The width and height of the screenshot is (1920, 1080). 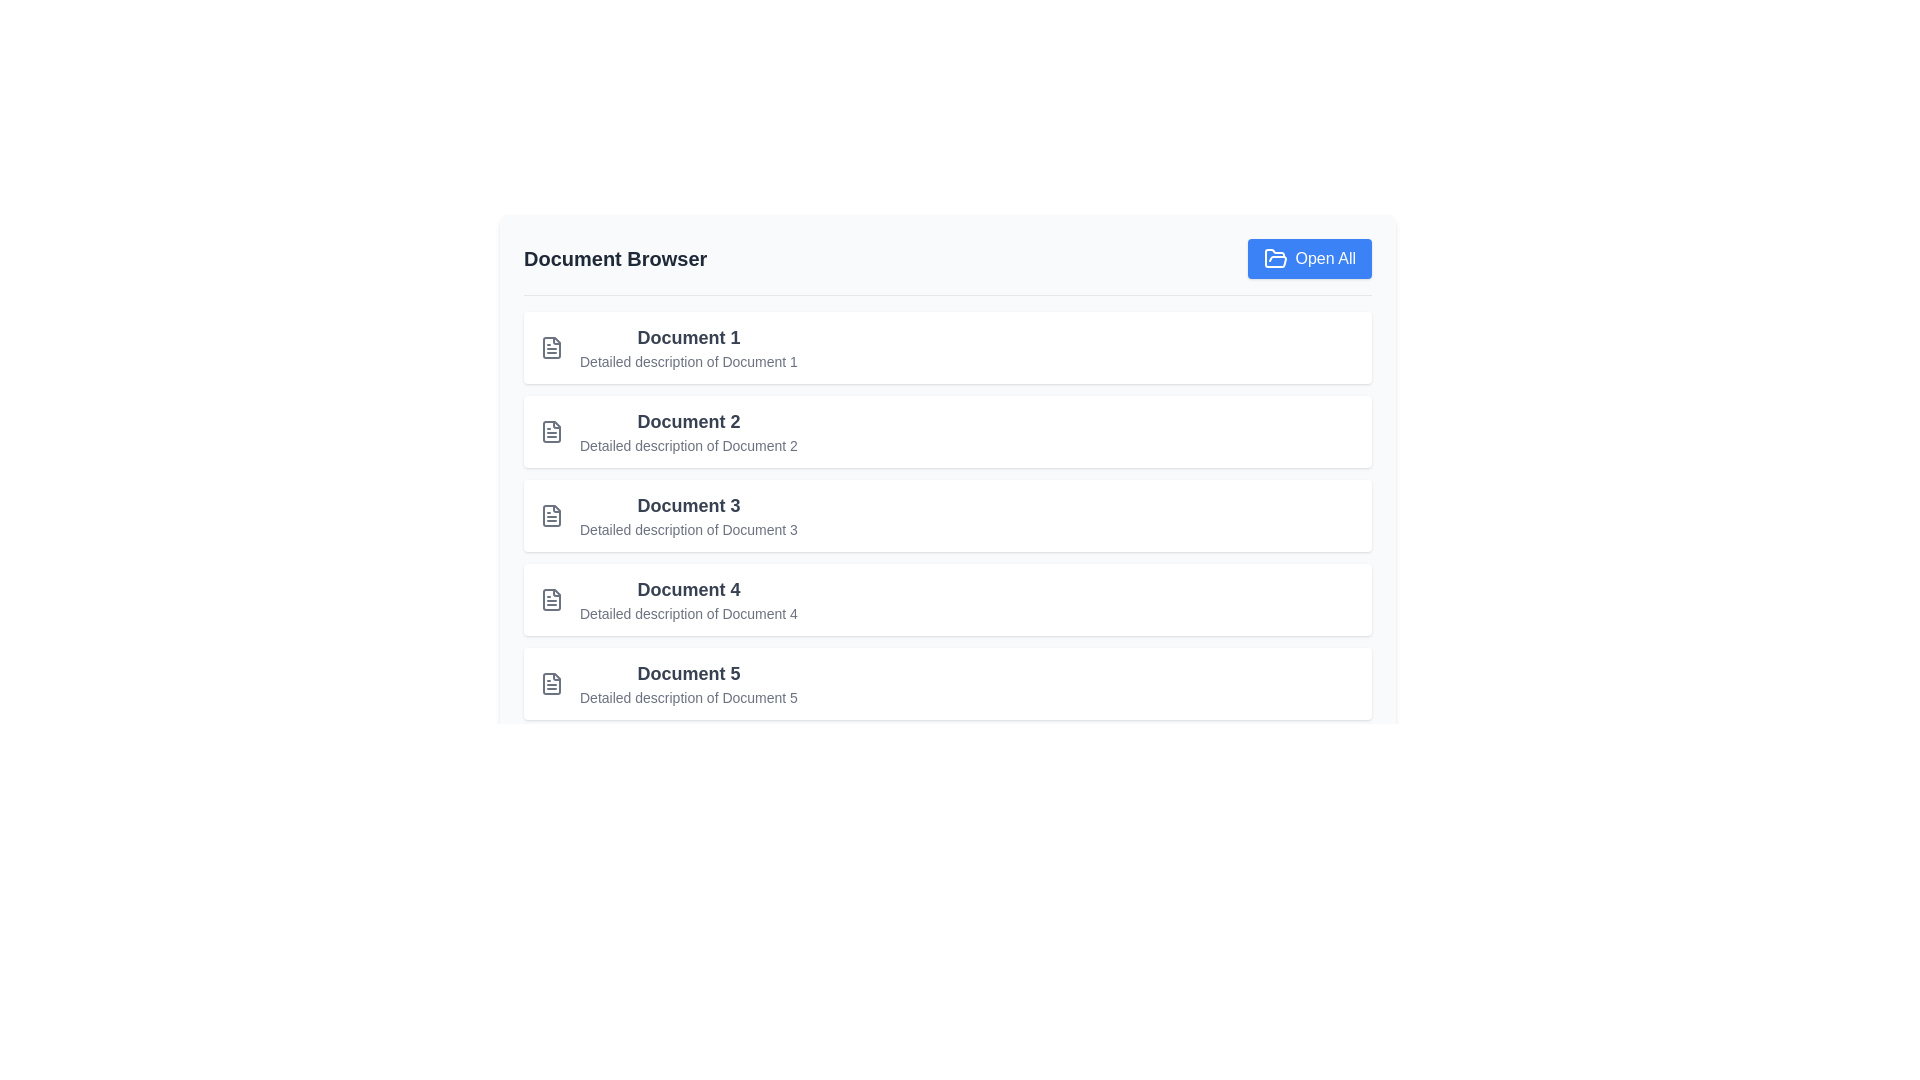 I want to click on title text 'Document 1' of the first document entry in the list, located at the top left section of the document list, so click(x=688, y=337).